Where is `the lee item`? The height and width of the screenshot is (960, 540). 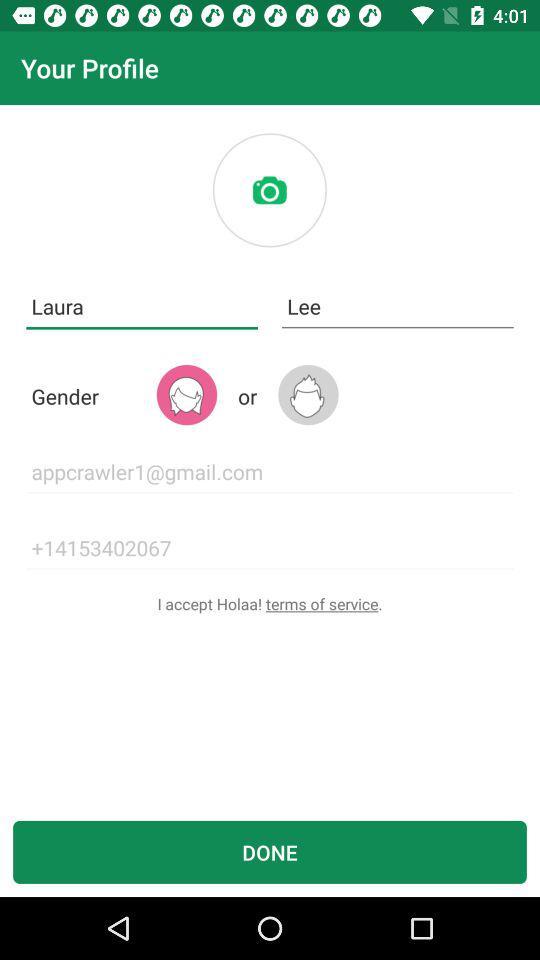 the lee item is located at coordinates (397, 307).